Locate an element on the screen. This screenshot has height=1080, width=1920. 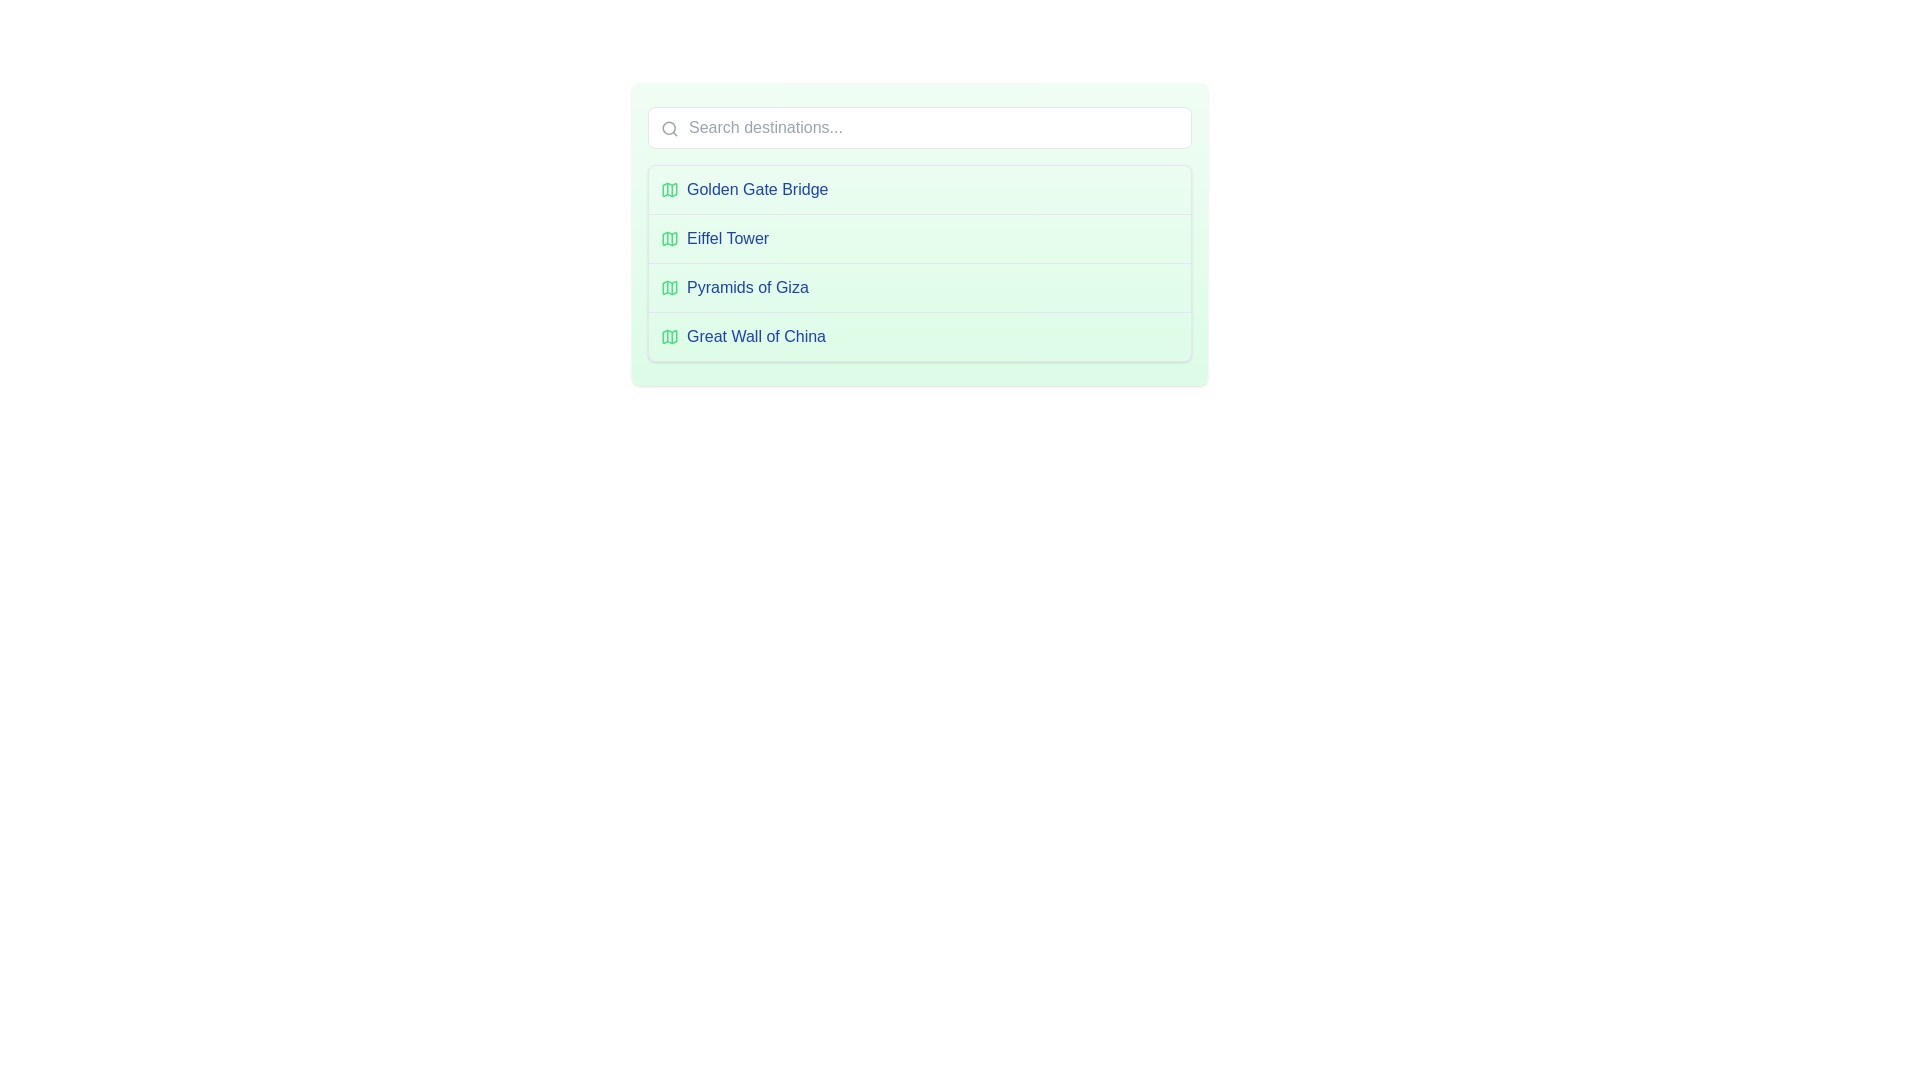
the green unfolded map icon located to the left of the text 'Eiffel Tower' in the list is located at coordinates (670, 238).